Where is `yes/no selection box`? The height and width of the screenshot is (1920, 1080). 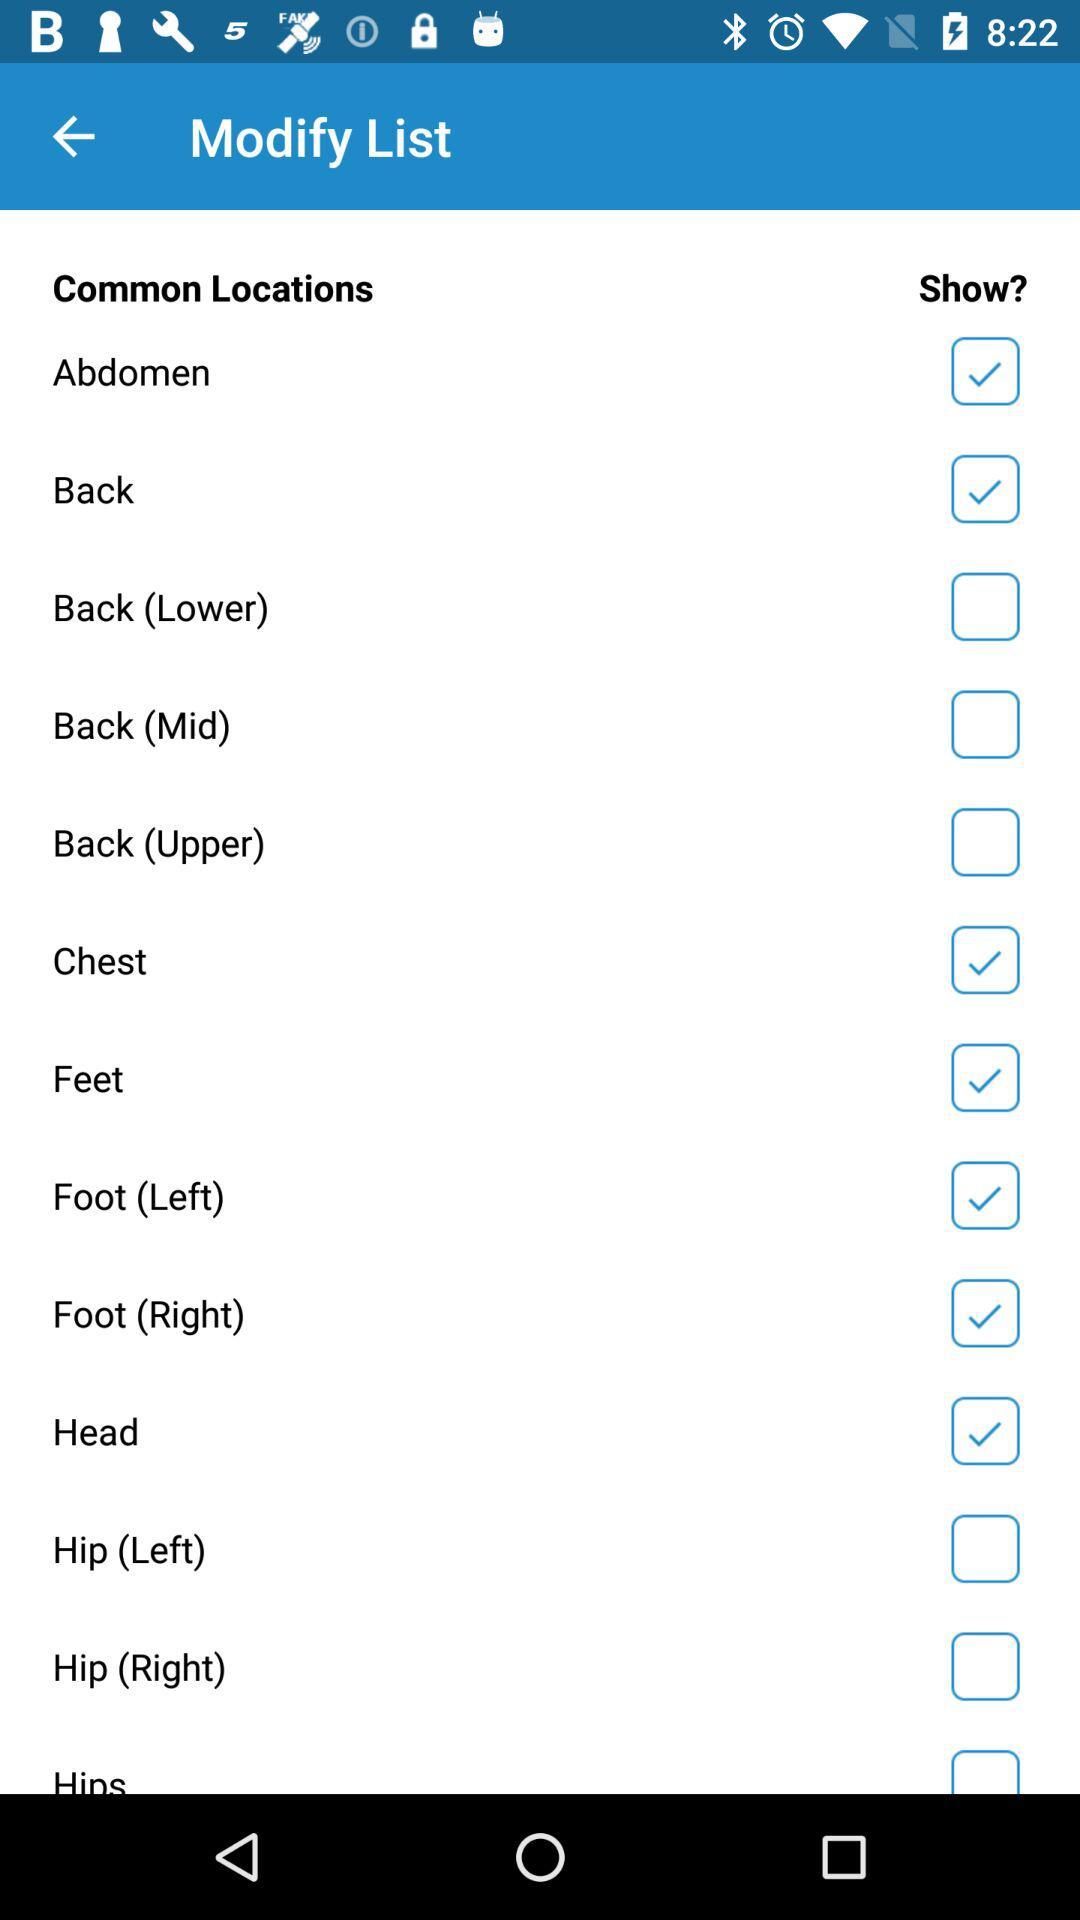 yes/no selection box is located at coordinates (984, 1076).